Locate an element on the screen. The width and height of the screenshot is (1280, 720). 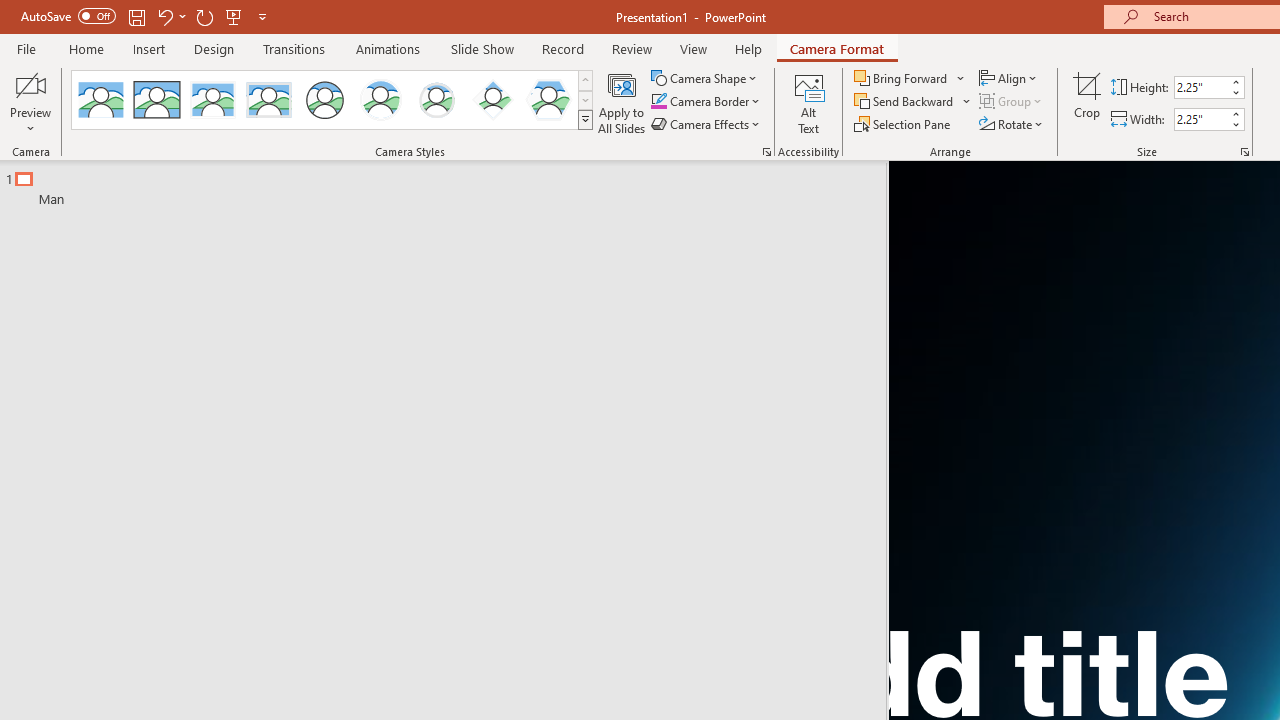
'Center Shadow Rectangle' is located at coordinates (213, 100).